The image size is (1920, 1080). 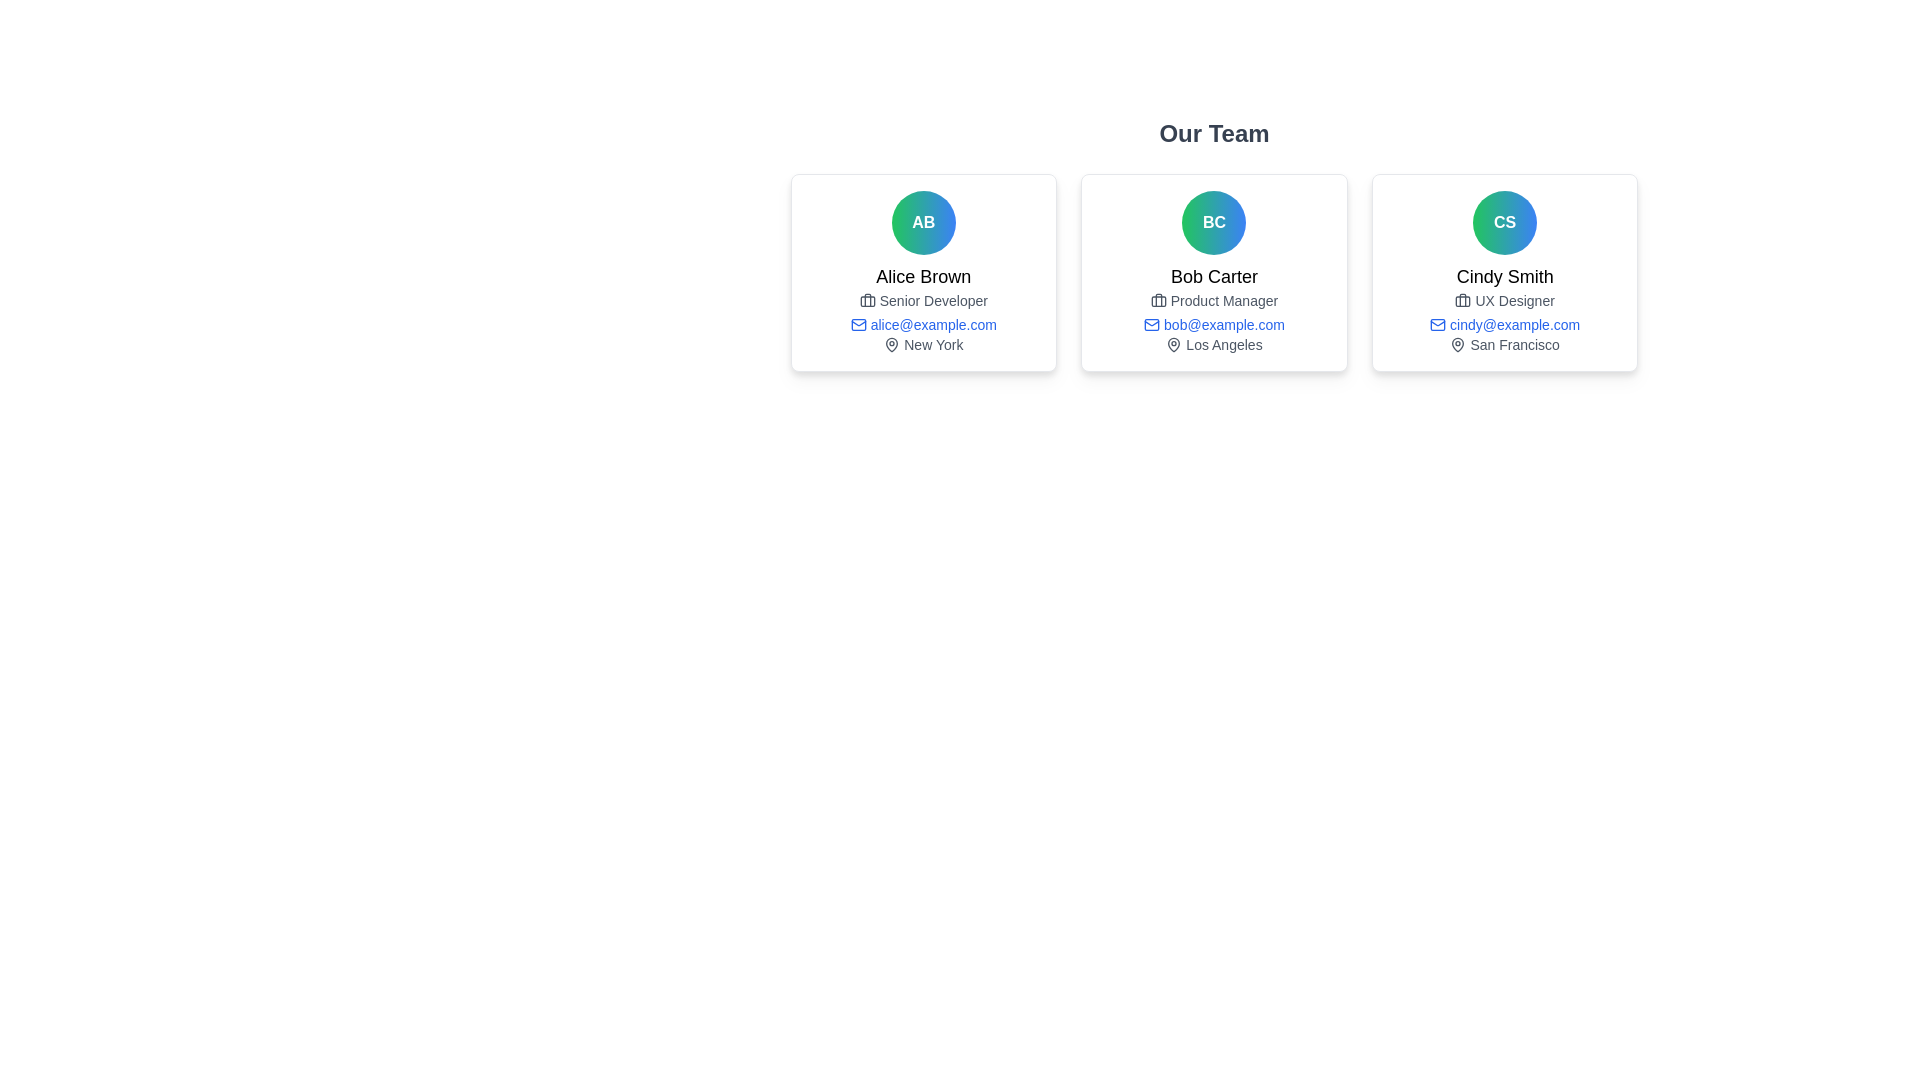 I want to click on the Avatar icon, which is a circular profile icon with a gradient background and the initials 'BC' in bold white text, positioned at the top center of Bob Carter's information card, so click(x=1213, y=223).